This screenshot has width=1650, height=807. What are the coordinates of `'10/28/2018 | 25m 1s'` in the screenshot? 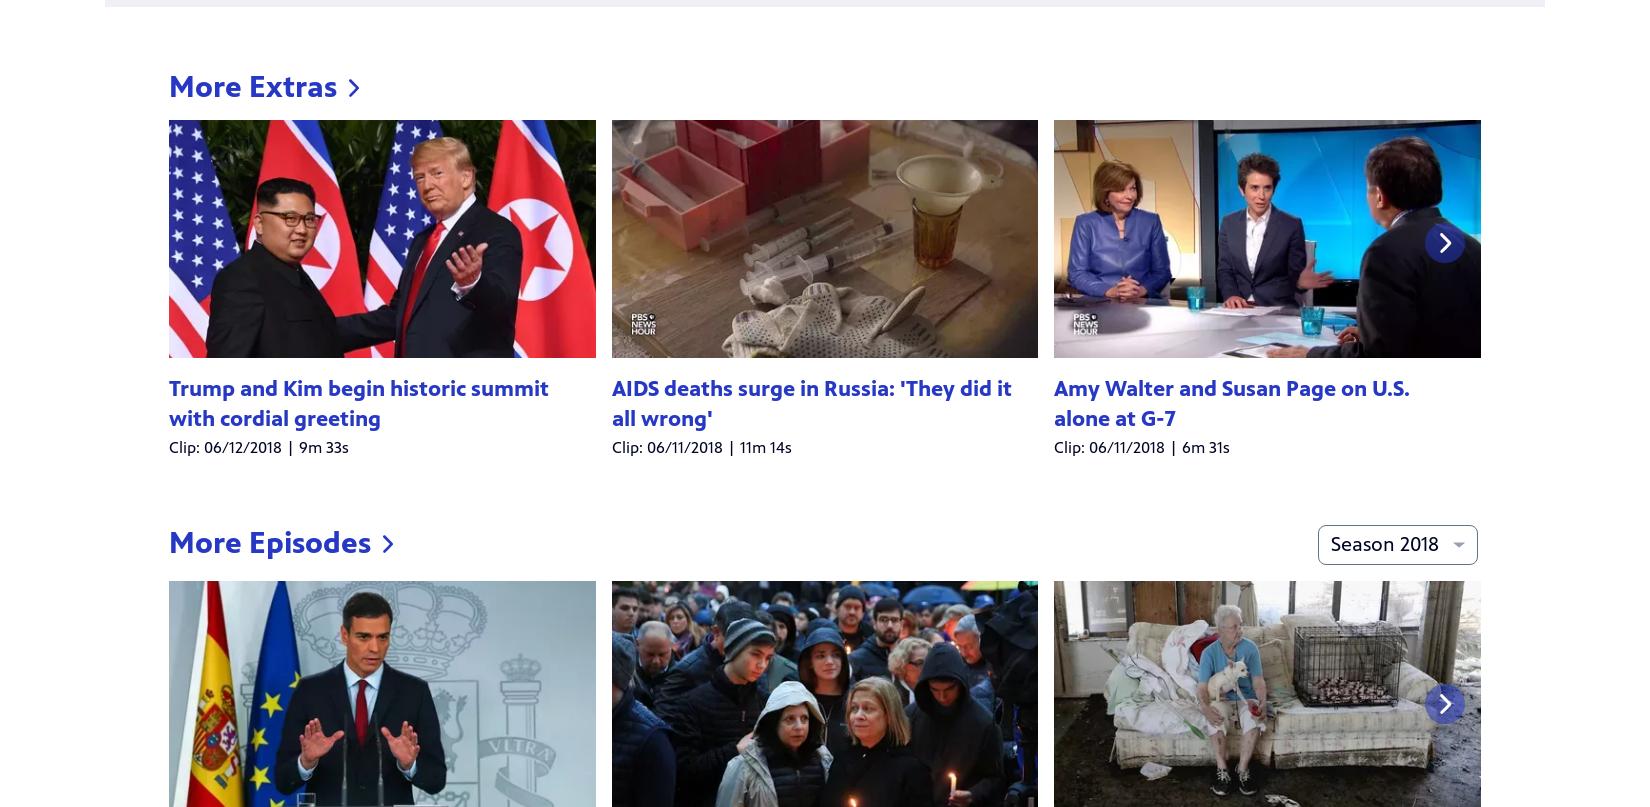 It's located at (680, 520).